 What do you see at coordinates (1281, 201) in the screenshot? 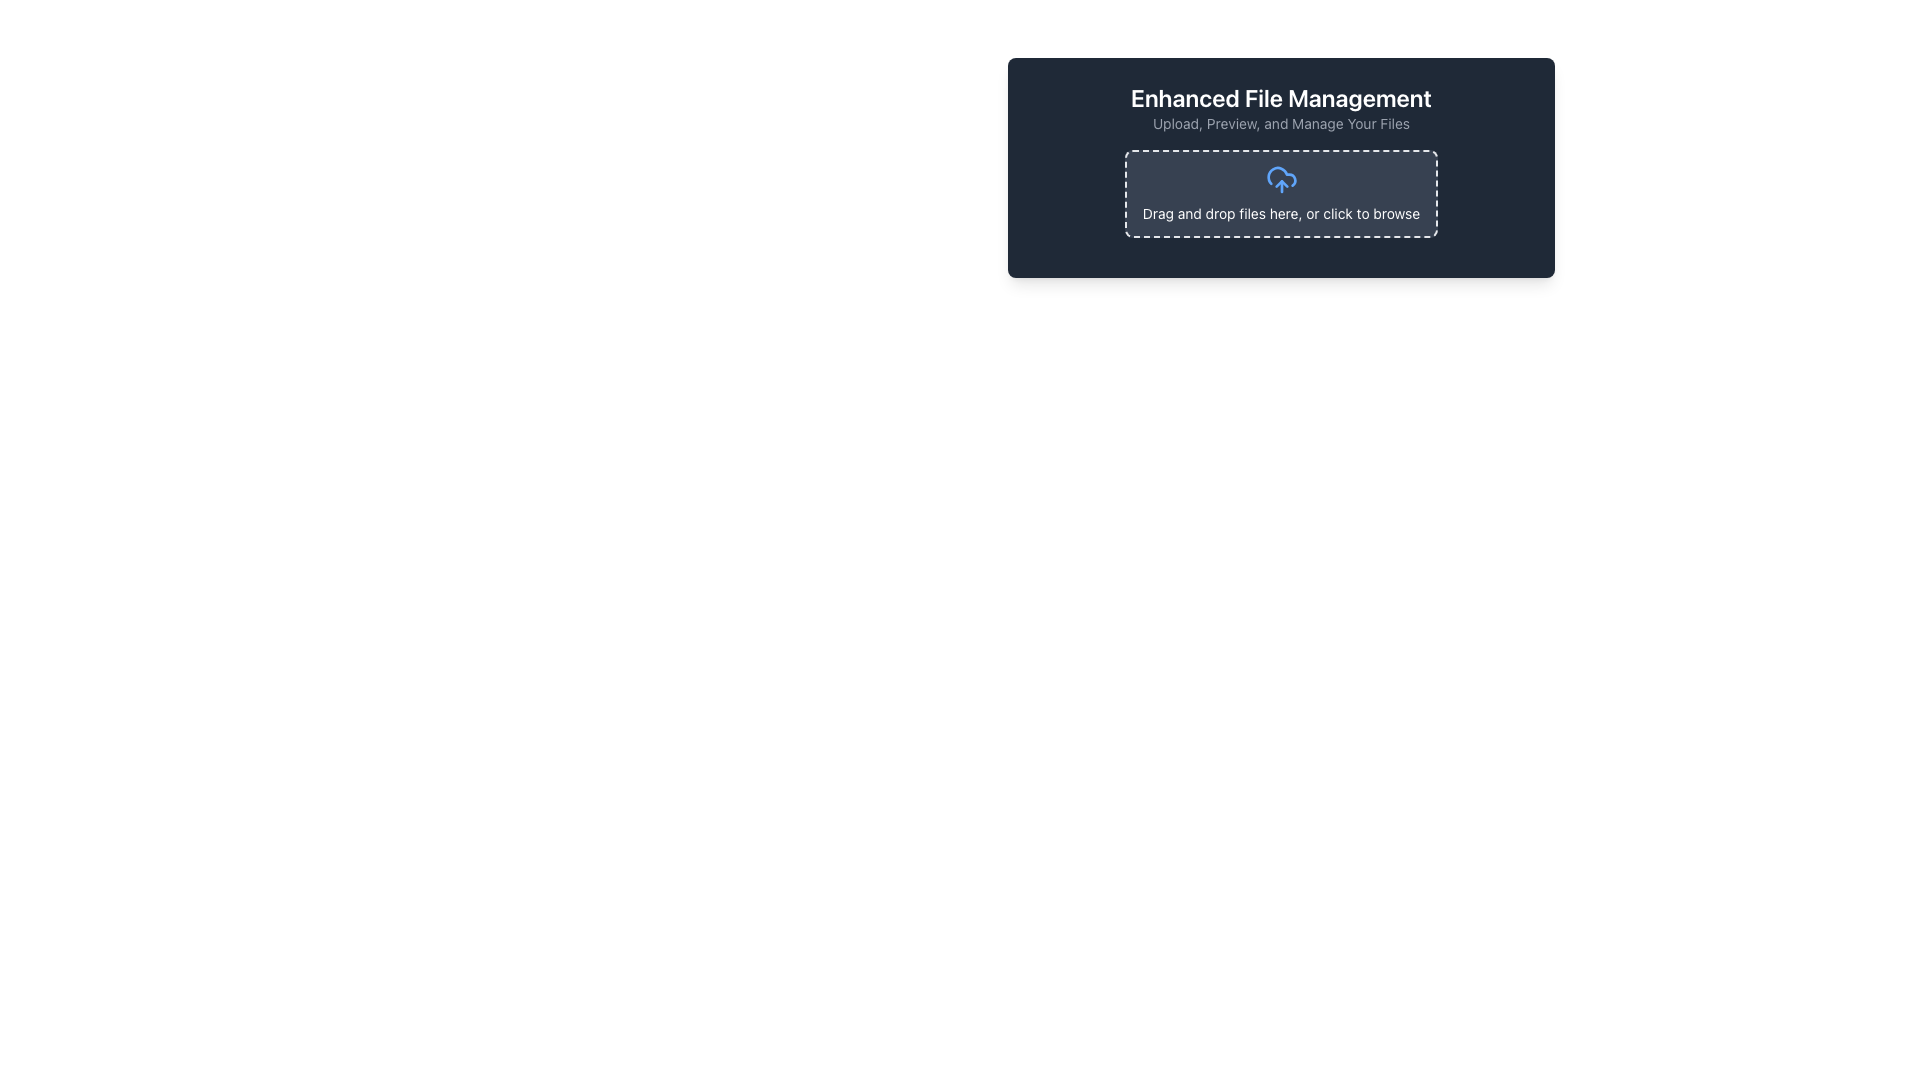
I see `the Interactive file upload area located in the card titled 'Enhanced File Management' to observe hover effects` at bounding box center [1281, 201].